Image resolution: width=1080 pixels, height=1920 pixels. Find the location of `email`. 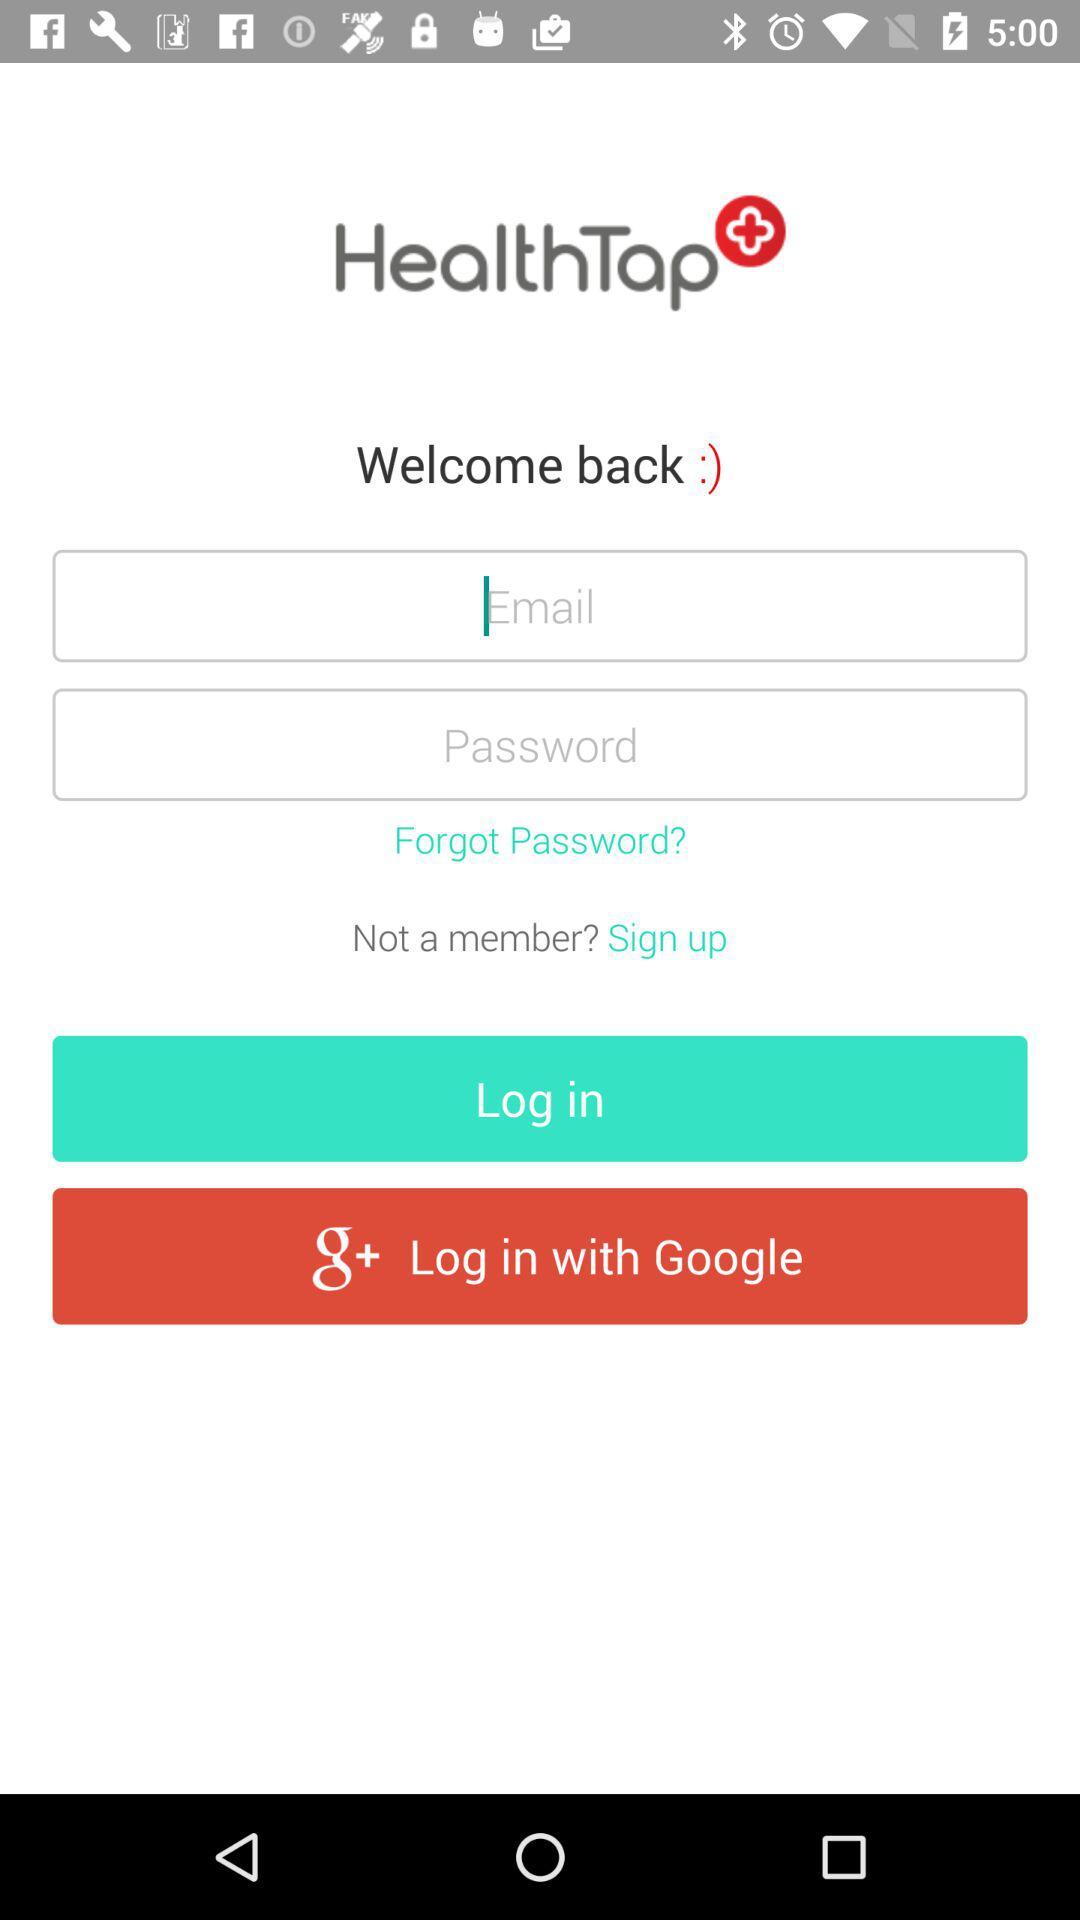

email is located at coordinates (540, 604).